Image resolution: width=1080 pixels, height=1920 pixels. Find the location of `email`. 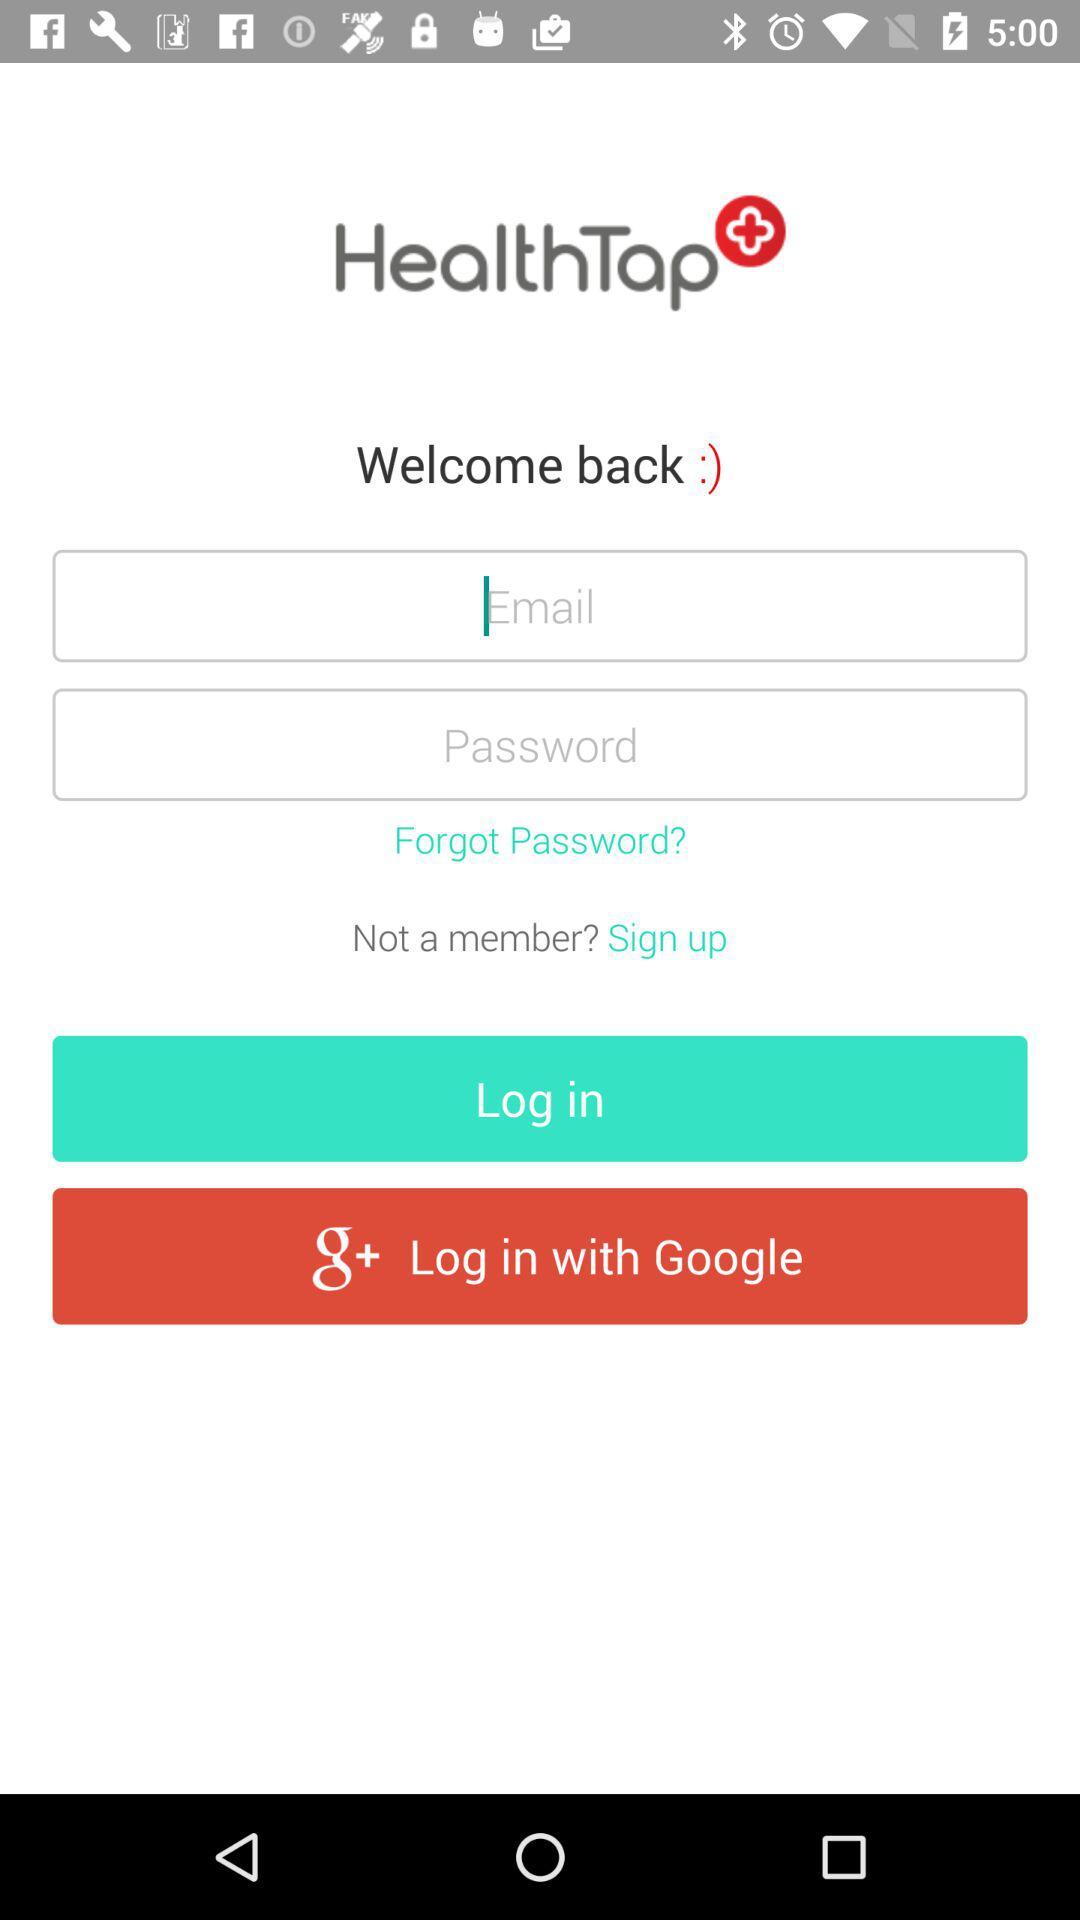

email is located at coordinates (540, 604).